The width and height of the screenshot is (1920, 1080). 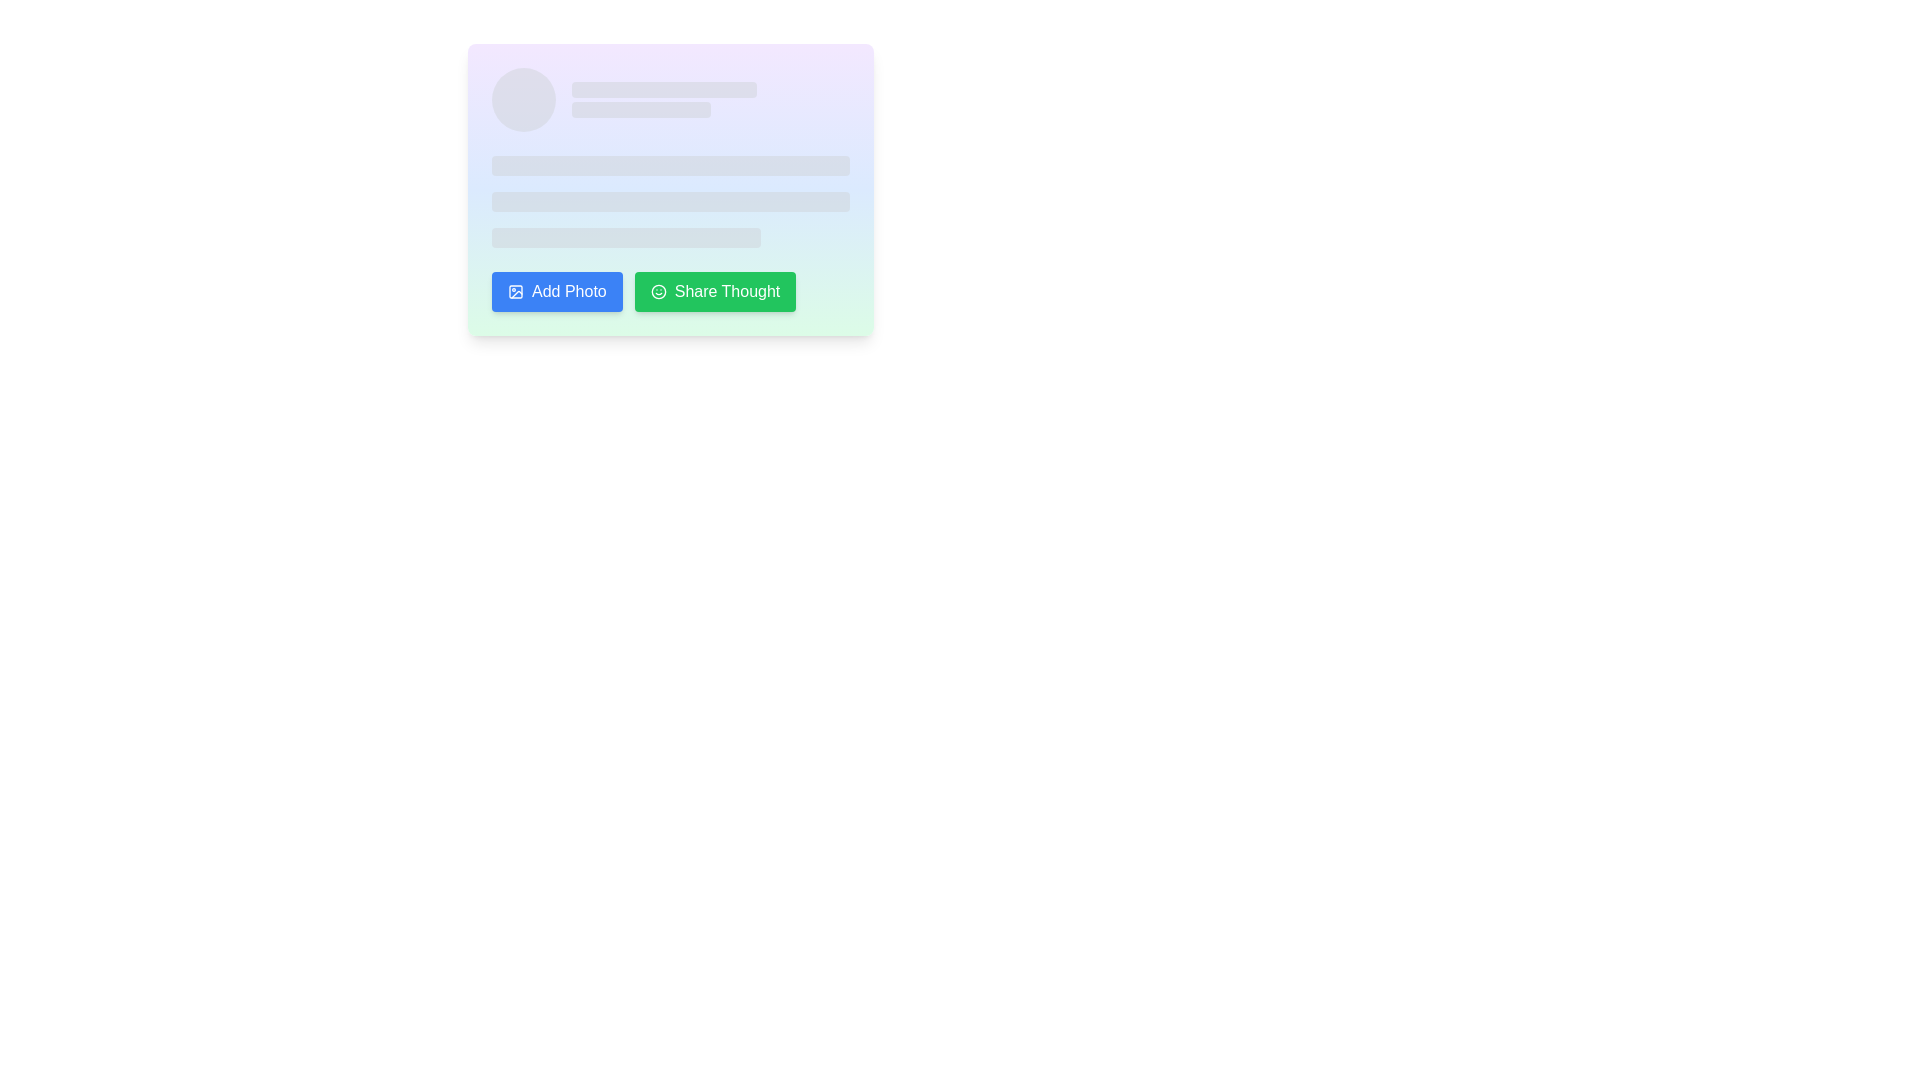 What do you see at coordinates (658, 292) in the screenshot?
I see `the decorative icon located to the left of the 'Share Thought' button, which enhances the button's visual appeal` at bounding box center [658, 292].